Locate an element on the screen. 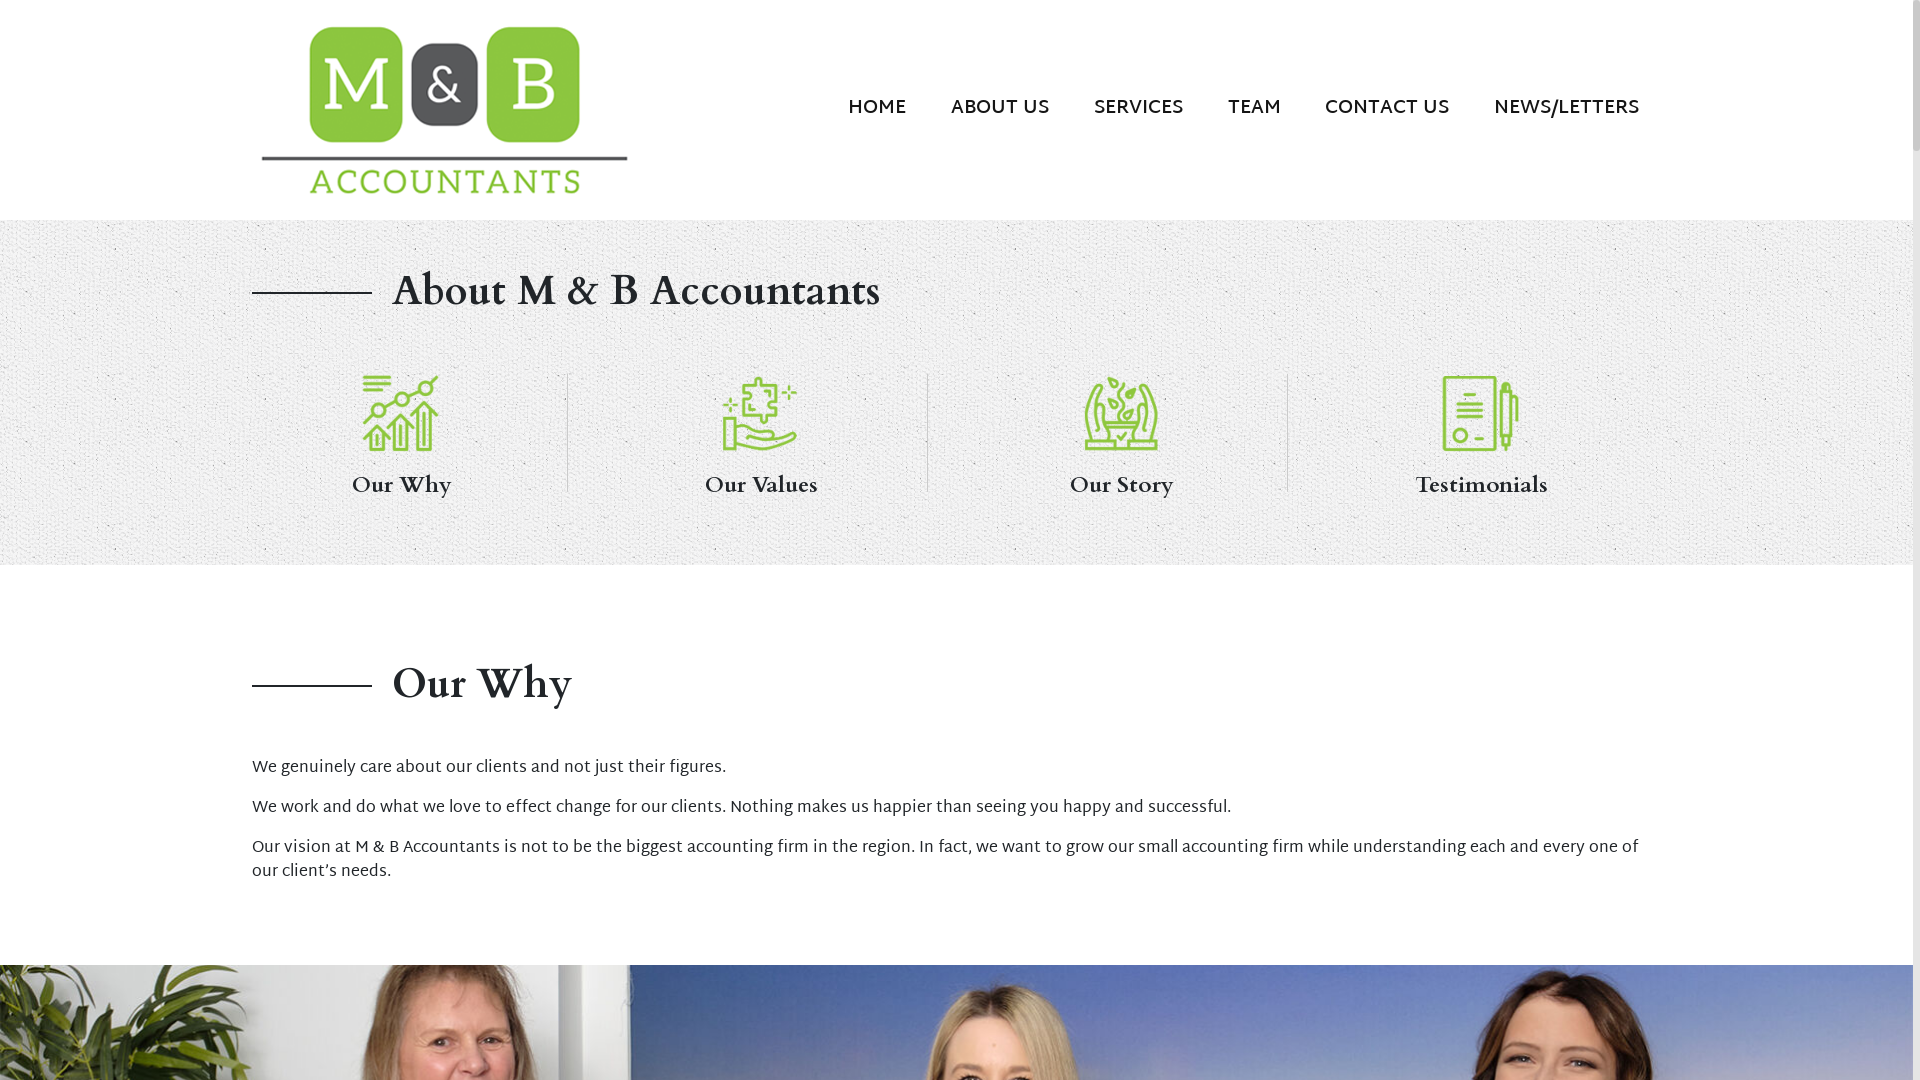  'TEAM' is located at coordinates (1252, 107).